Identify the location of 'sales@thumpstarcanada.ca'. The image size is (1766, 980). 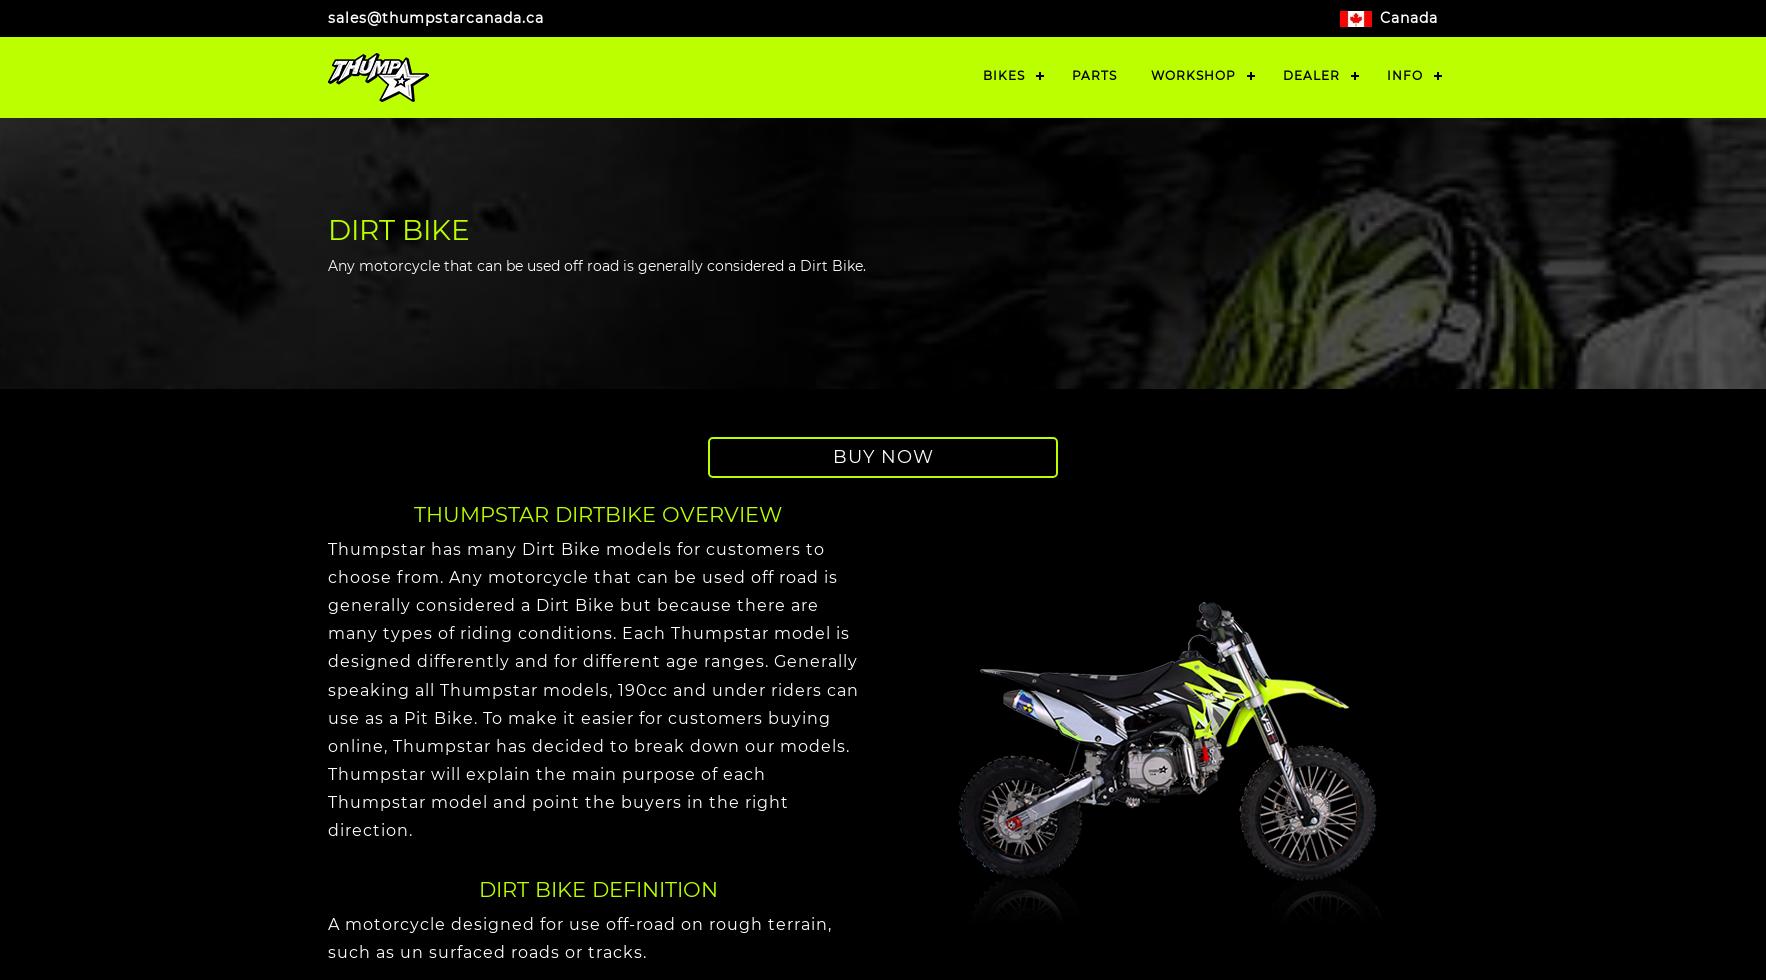
(435, 18).